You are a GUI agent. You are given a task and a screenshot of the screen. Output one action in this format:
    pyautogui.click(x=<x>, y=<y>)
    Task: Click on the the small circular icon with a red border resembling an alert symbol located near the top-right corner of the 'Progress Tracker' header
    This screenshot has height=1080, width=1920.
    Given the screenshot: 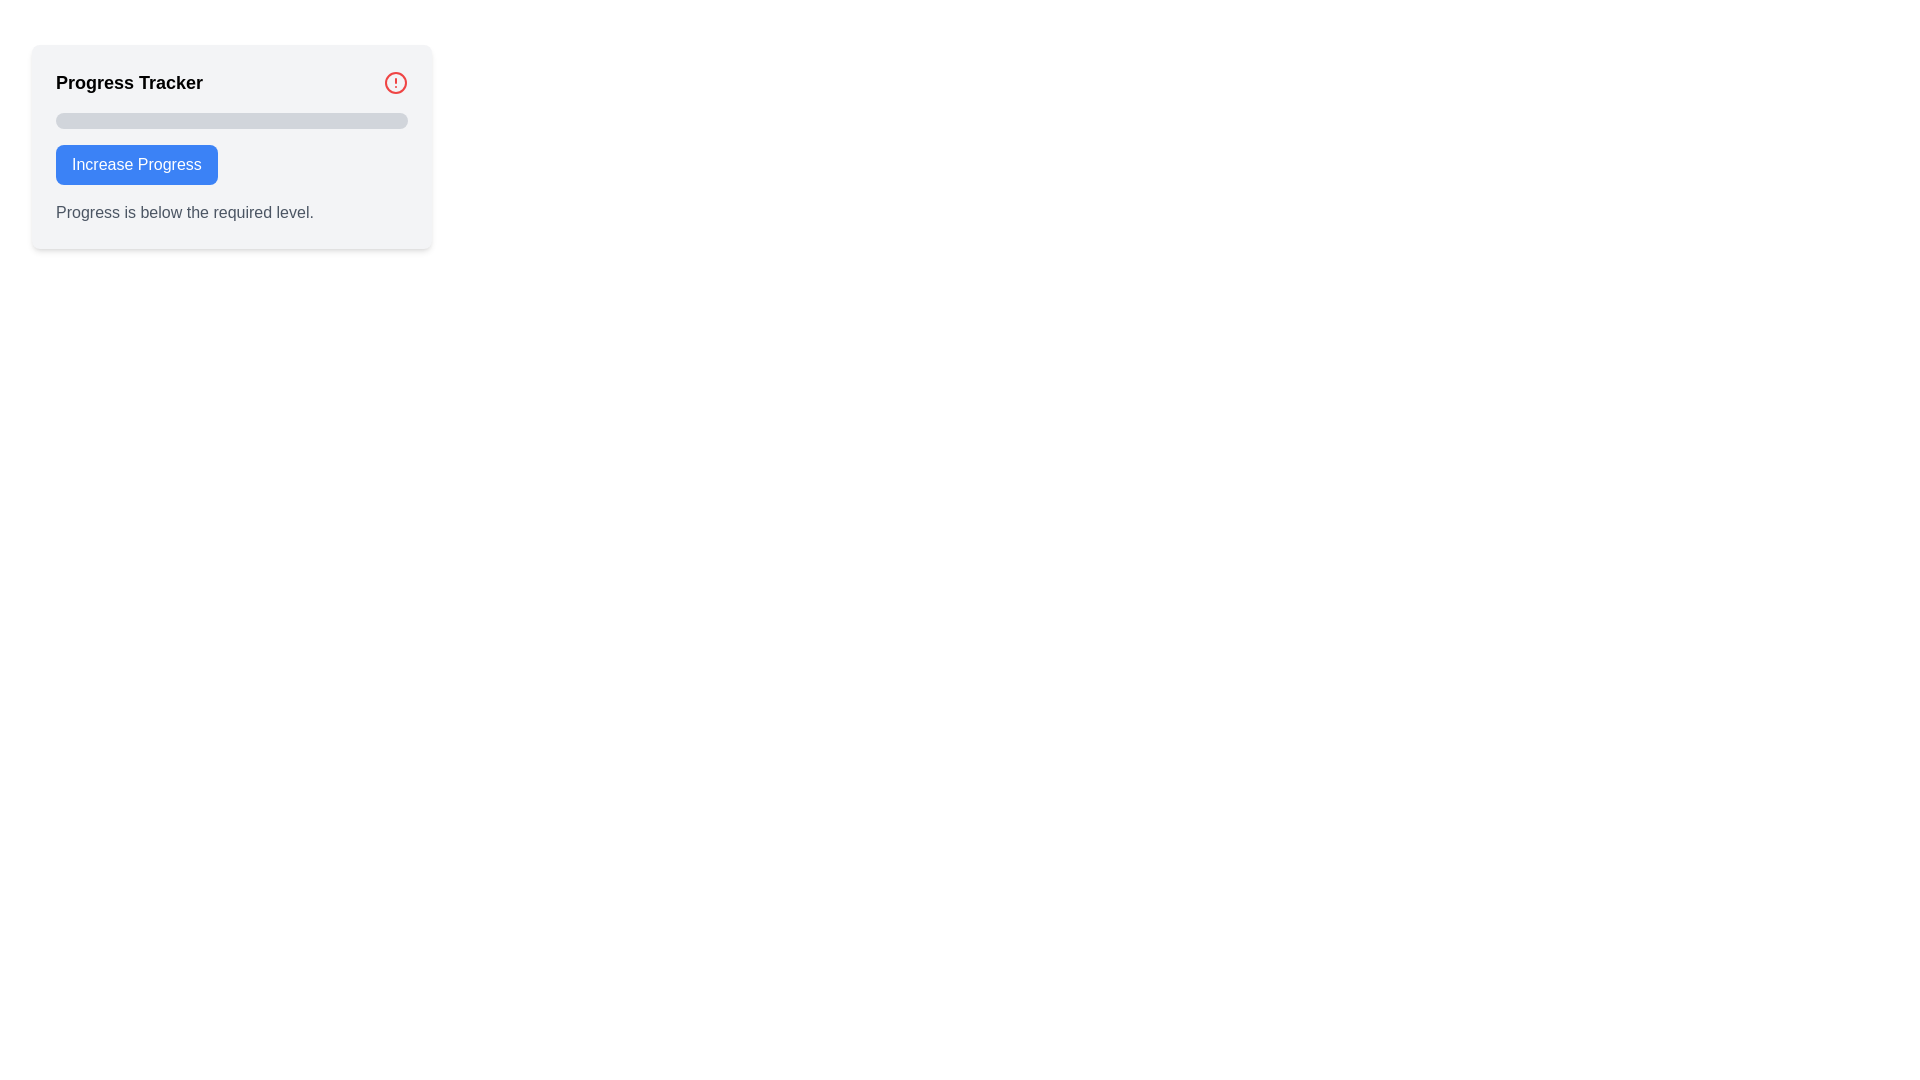 What is the action you would take?
    pyautogui.click(x=395, y=82)
    